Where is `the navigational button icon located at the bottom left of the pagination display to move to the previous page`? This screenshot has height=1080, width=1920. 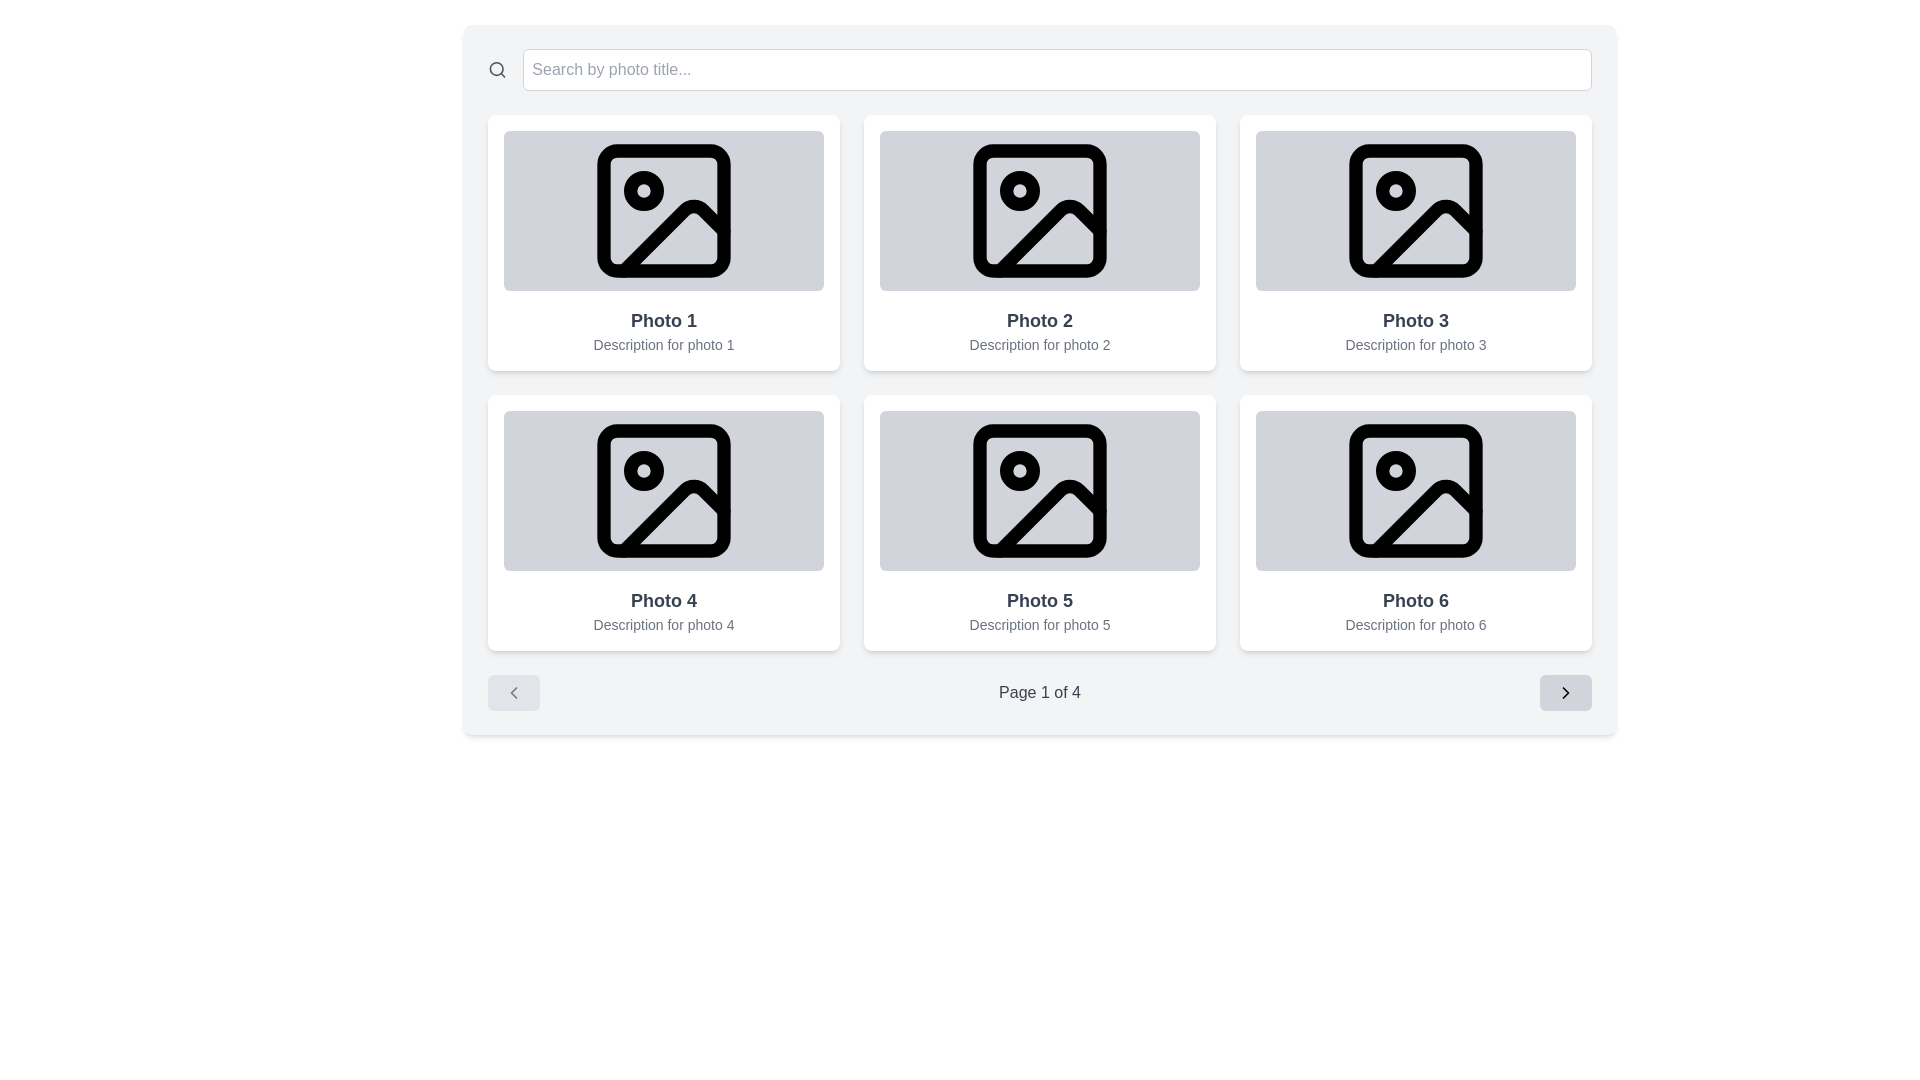 the navigational button icon located at the bottom left of the pagination display to move to the previous page is located at coordinates (513, 692).